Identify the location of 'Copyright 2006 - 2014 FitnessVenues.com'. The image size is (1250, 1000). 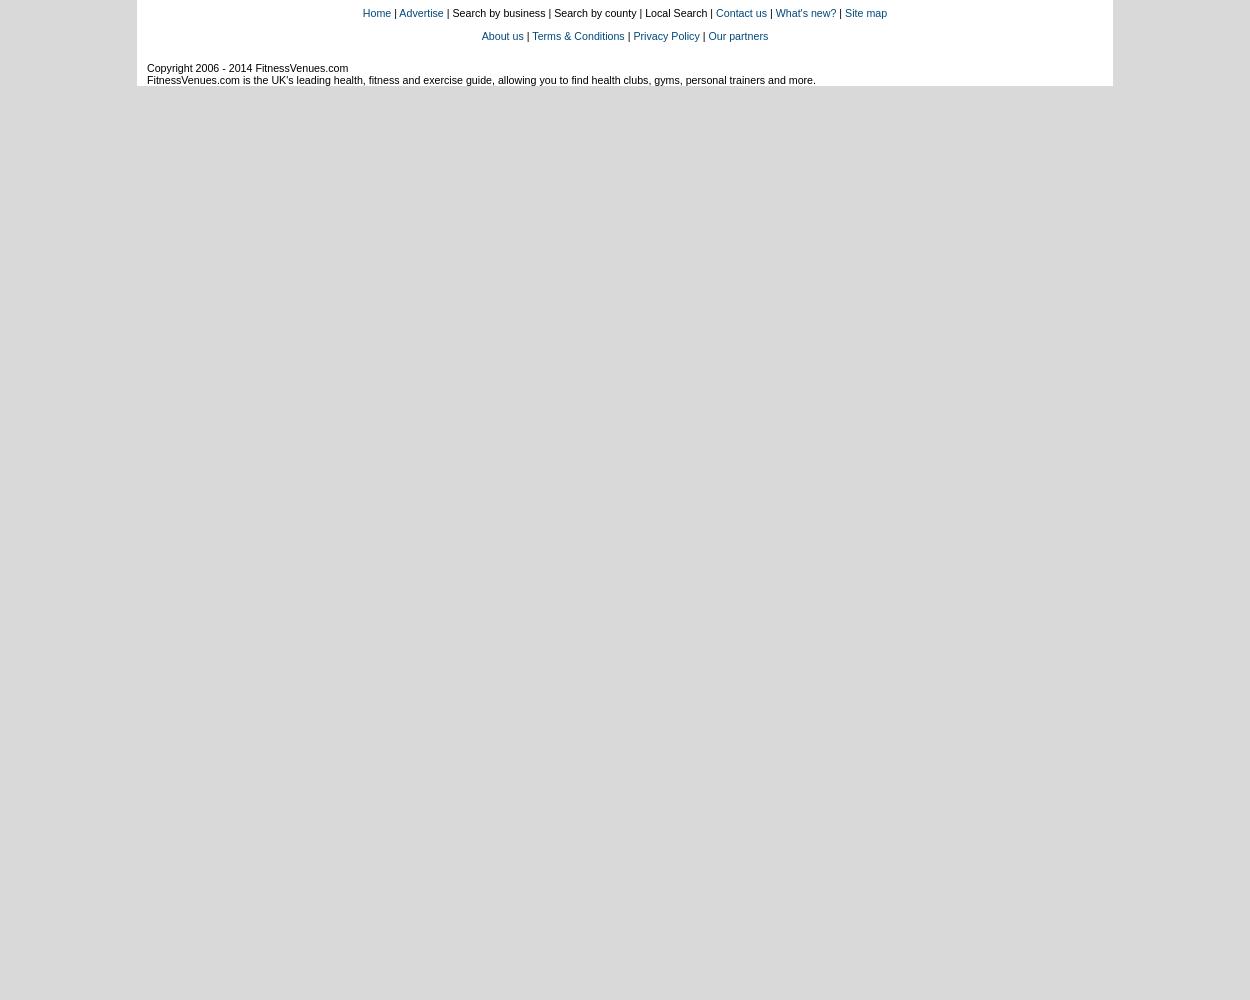
(246, 67).